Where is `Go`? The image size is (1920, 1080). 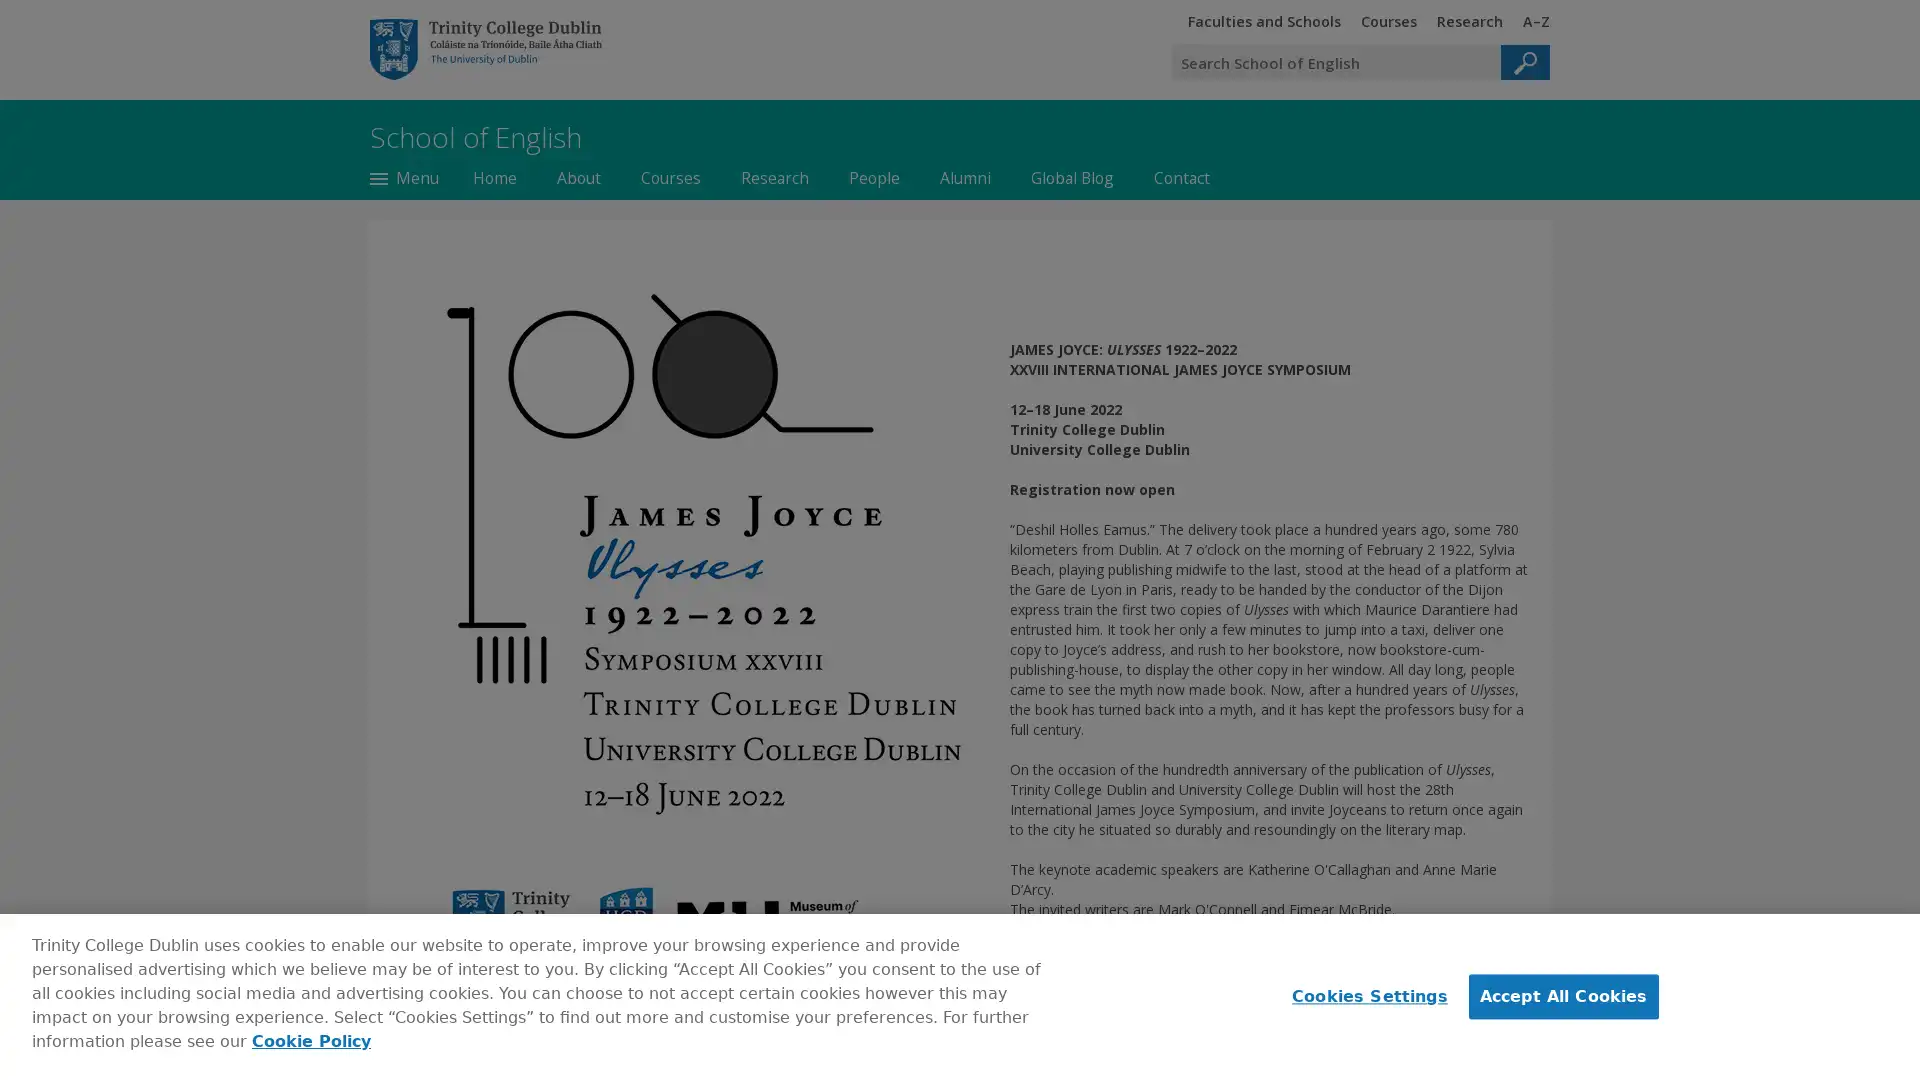 Go is located at coordinates (1524, 61).